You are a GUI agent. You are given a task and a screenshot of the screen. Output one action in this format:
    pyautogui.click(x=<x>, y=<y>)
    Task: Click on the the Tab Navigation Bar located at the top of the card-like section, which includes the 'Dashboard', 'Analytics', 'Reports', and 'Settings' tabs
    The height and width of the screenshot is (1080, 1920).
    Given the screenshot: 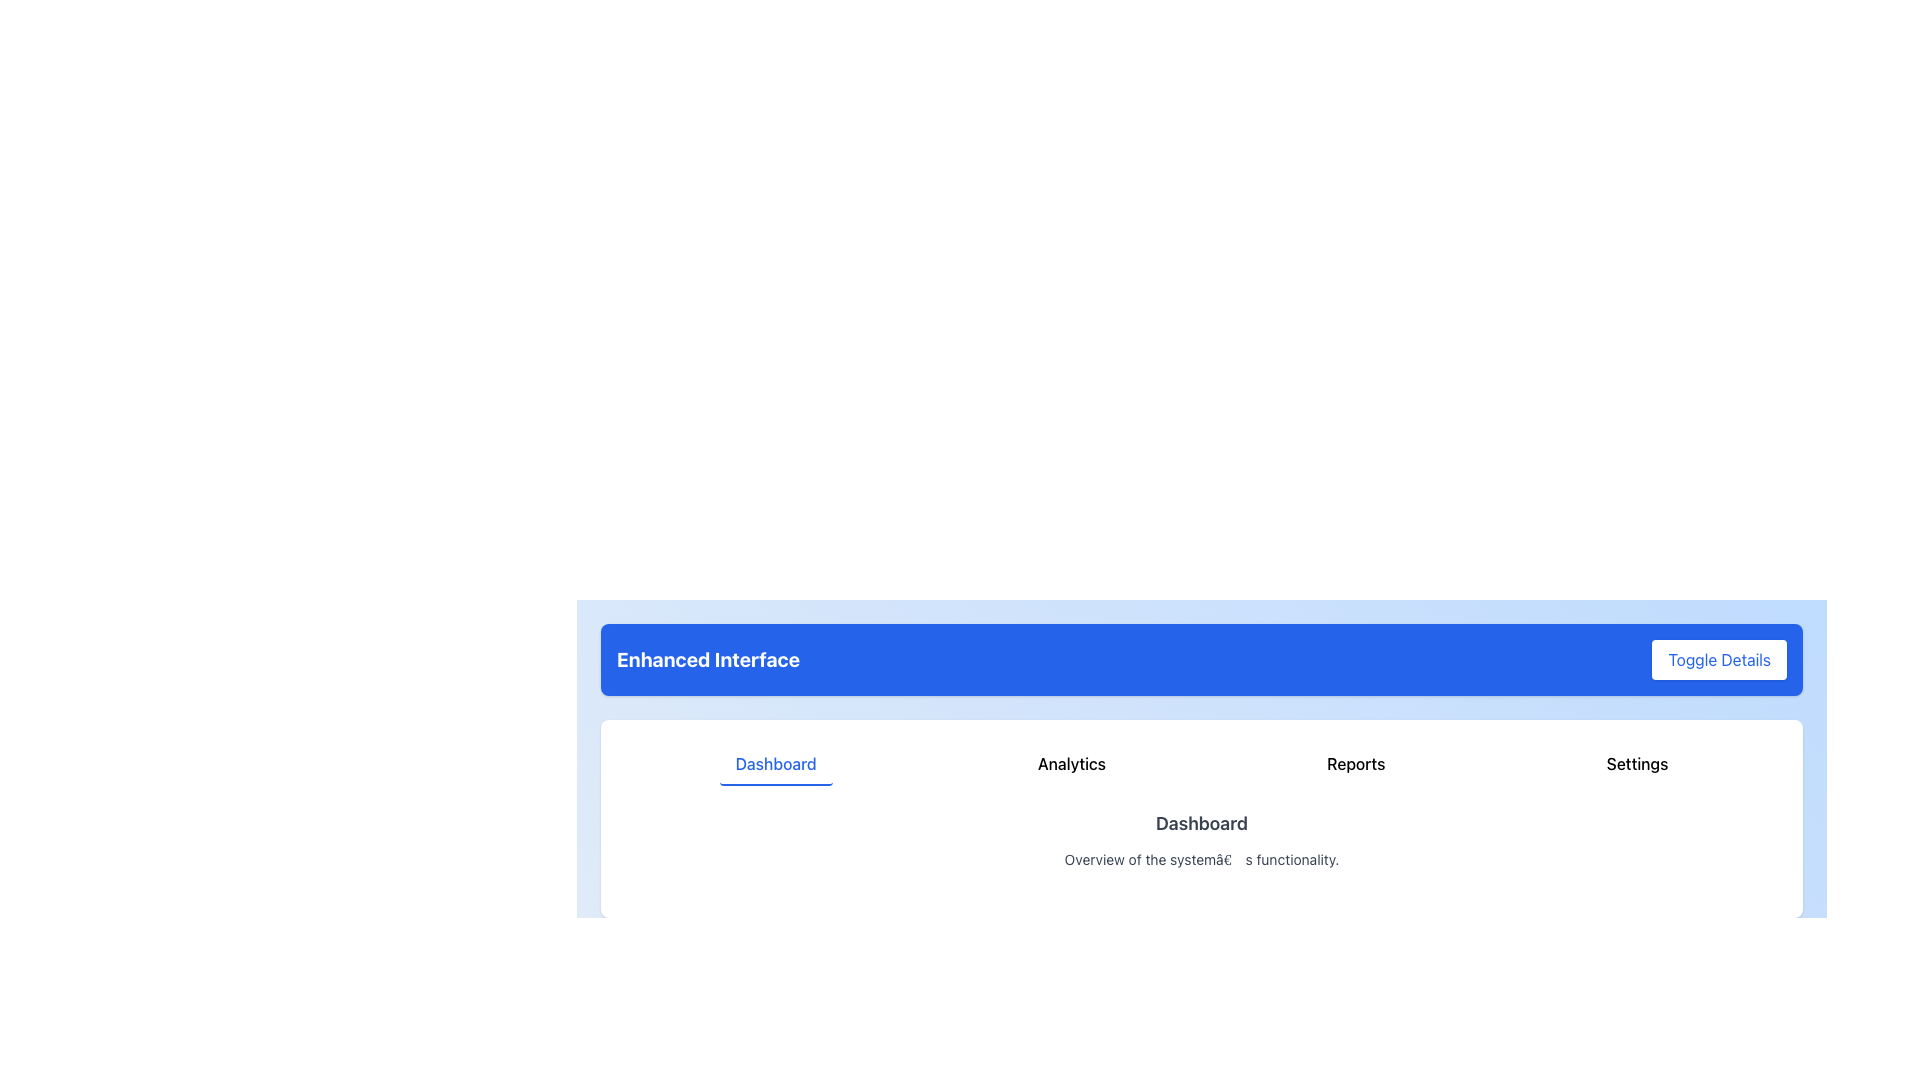 What is the action you would take?
    pyautogui.click(x=1200, y=764)
    